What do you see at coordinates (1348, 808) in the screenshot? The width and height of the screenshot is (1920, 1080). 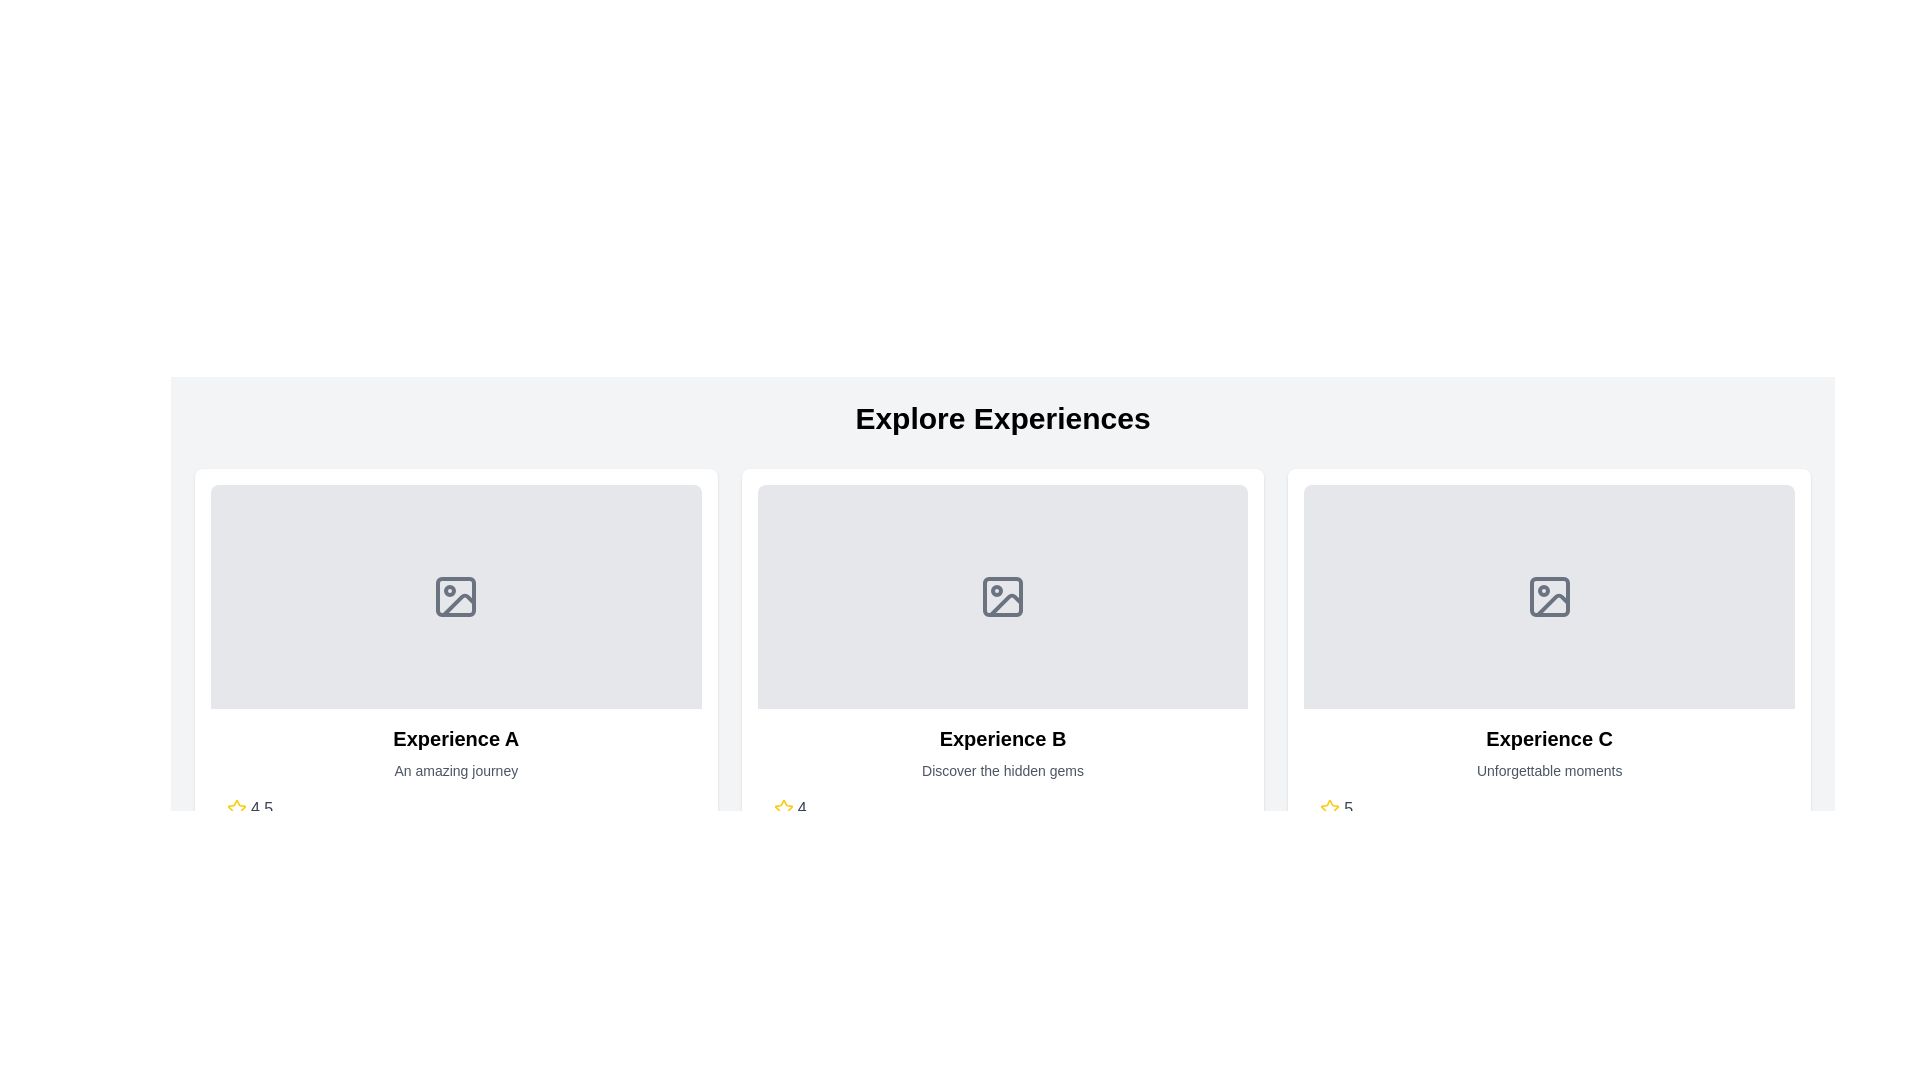 I see `the text label displaying the numeral '5' next to the yellow star icon in the 'Experience C' card layout` at bounding box center [1348, 808].